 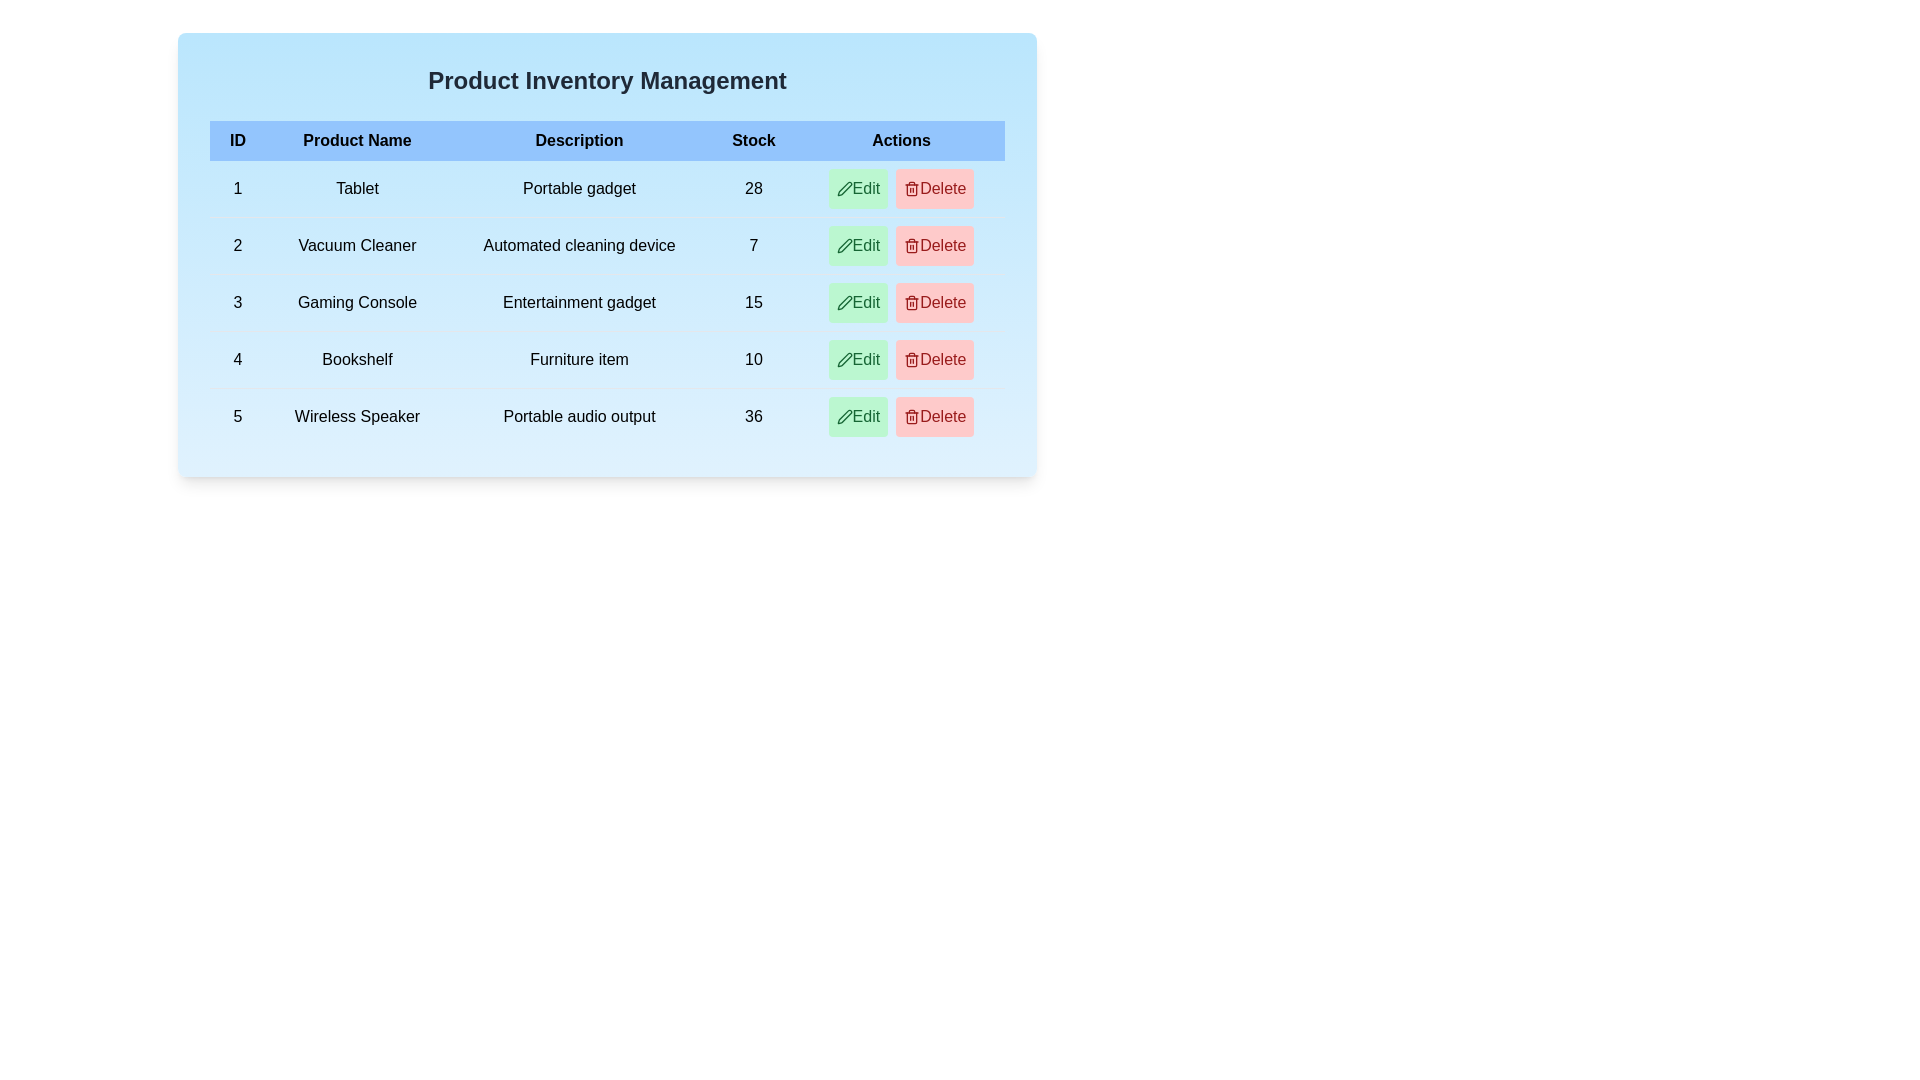 I want to click on the text label displaying the number '2', so click(x=237, y=245).